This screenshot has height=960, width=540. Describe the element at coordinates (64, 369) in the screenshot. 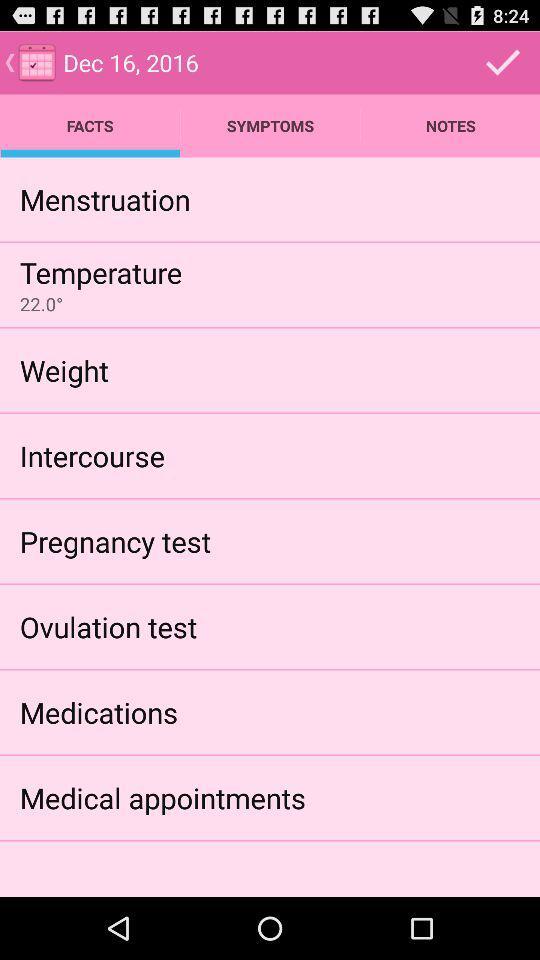

I see `weight app` at that location.